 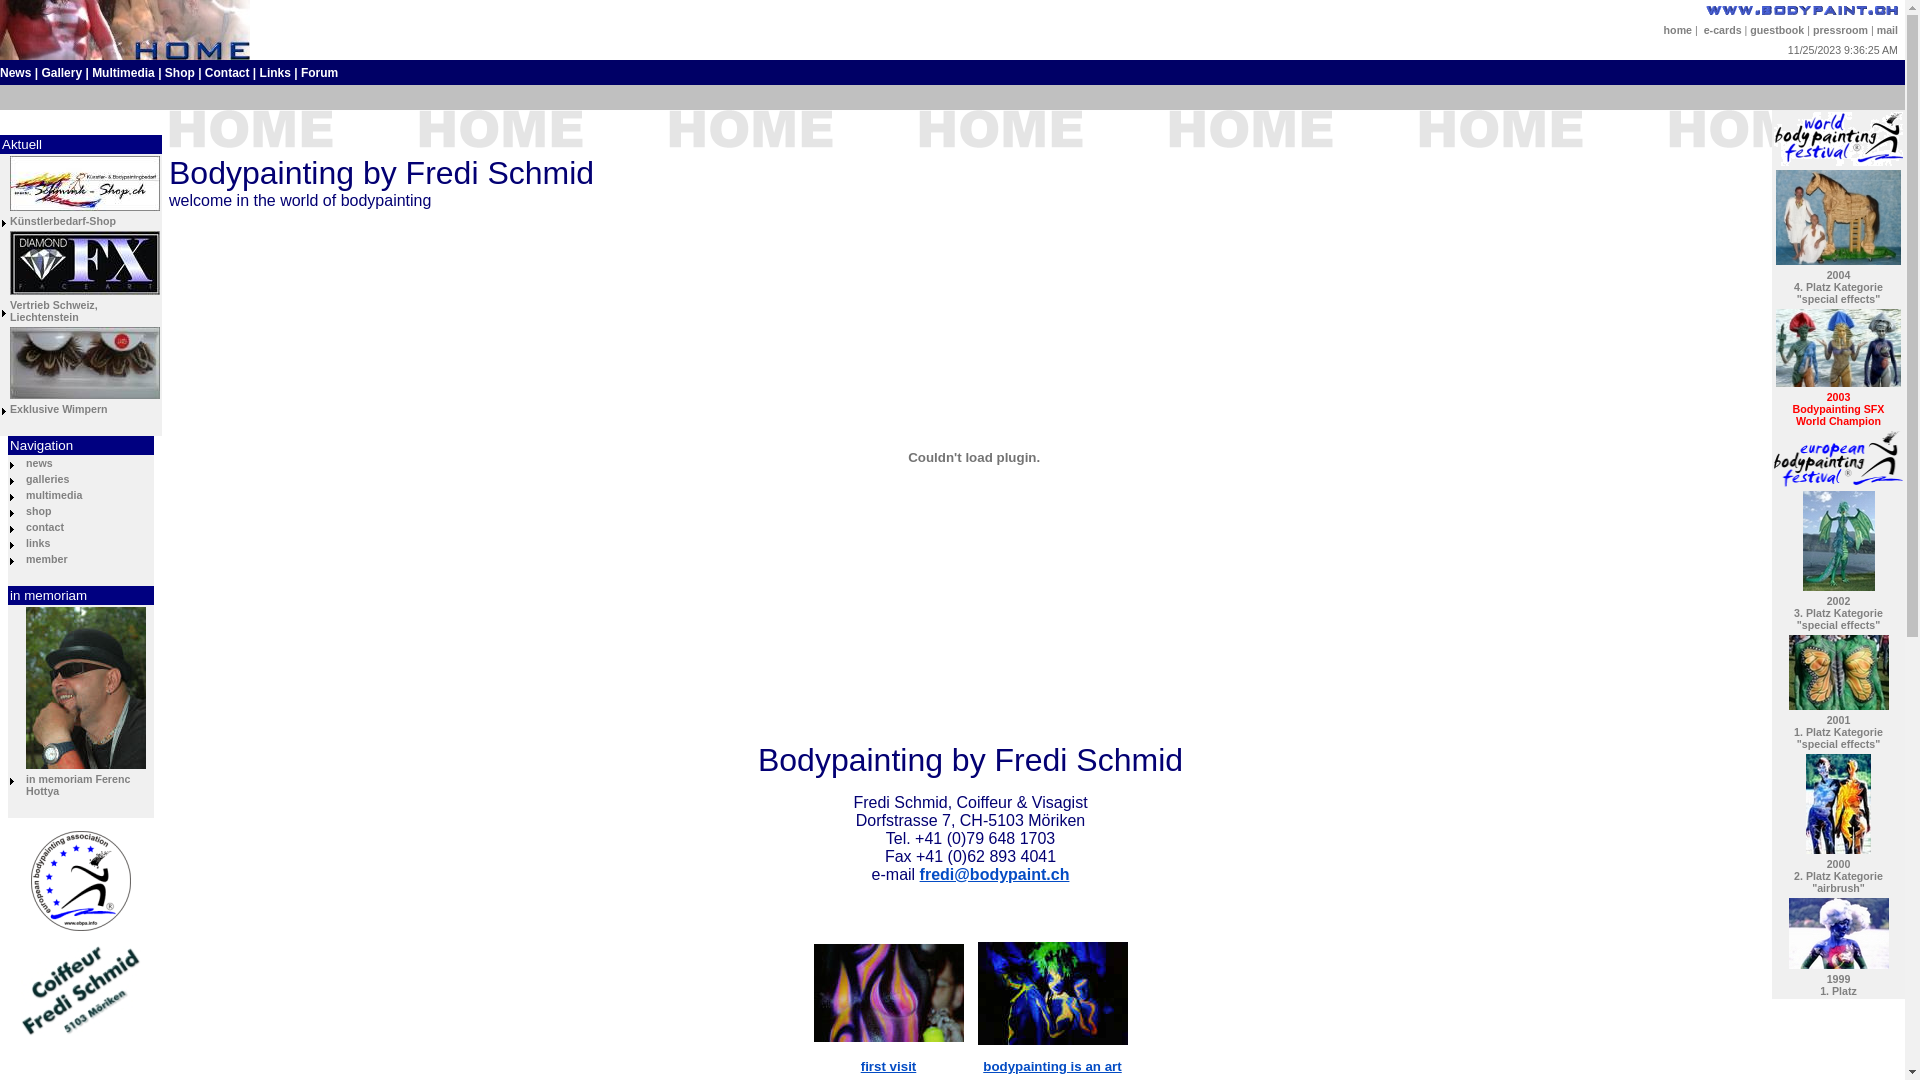 I want to click on 'Forum', so click(x=318, y=72).